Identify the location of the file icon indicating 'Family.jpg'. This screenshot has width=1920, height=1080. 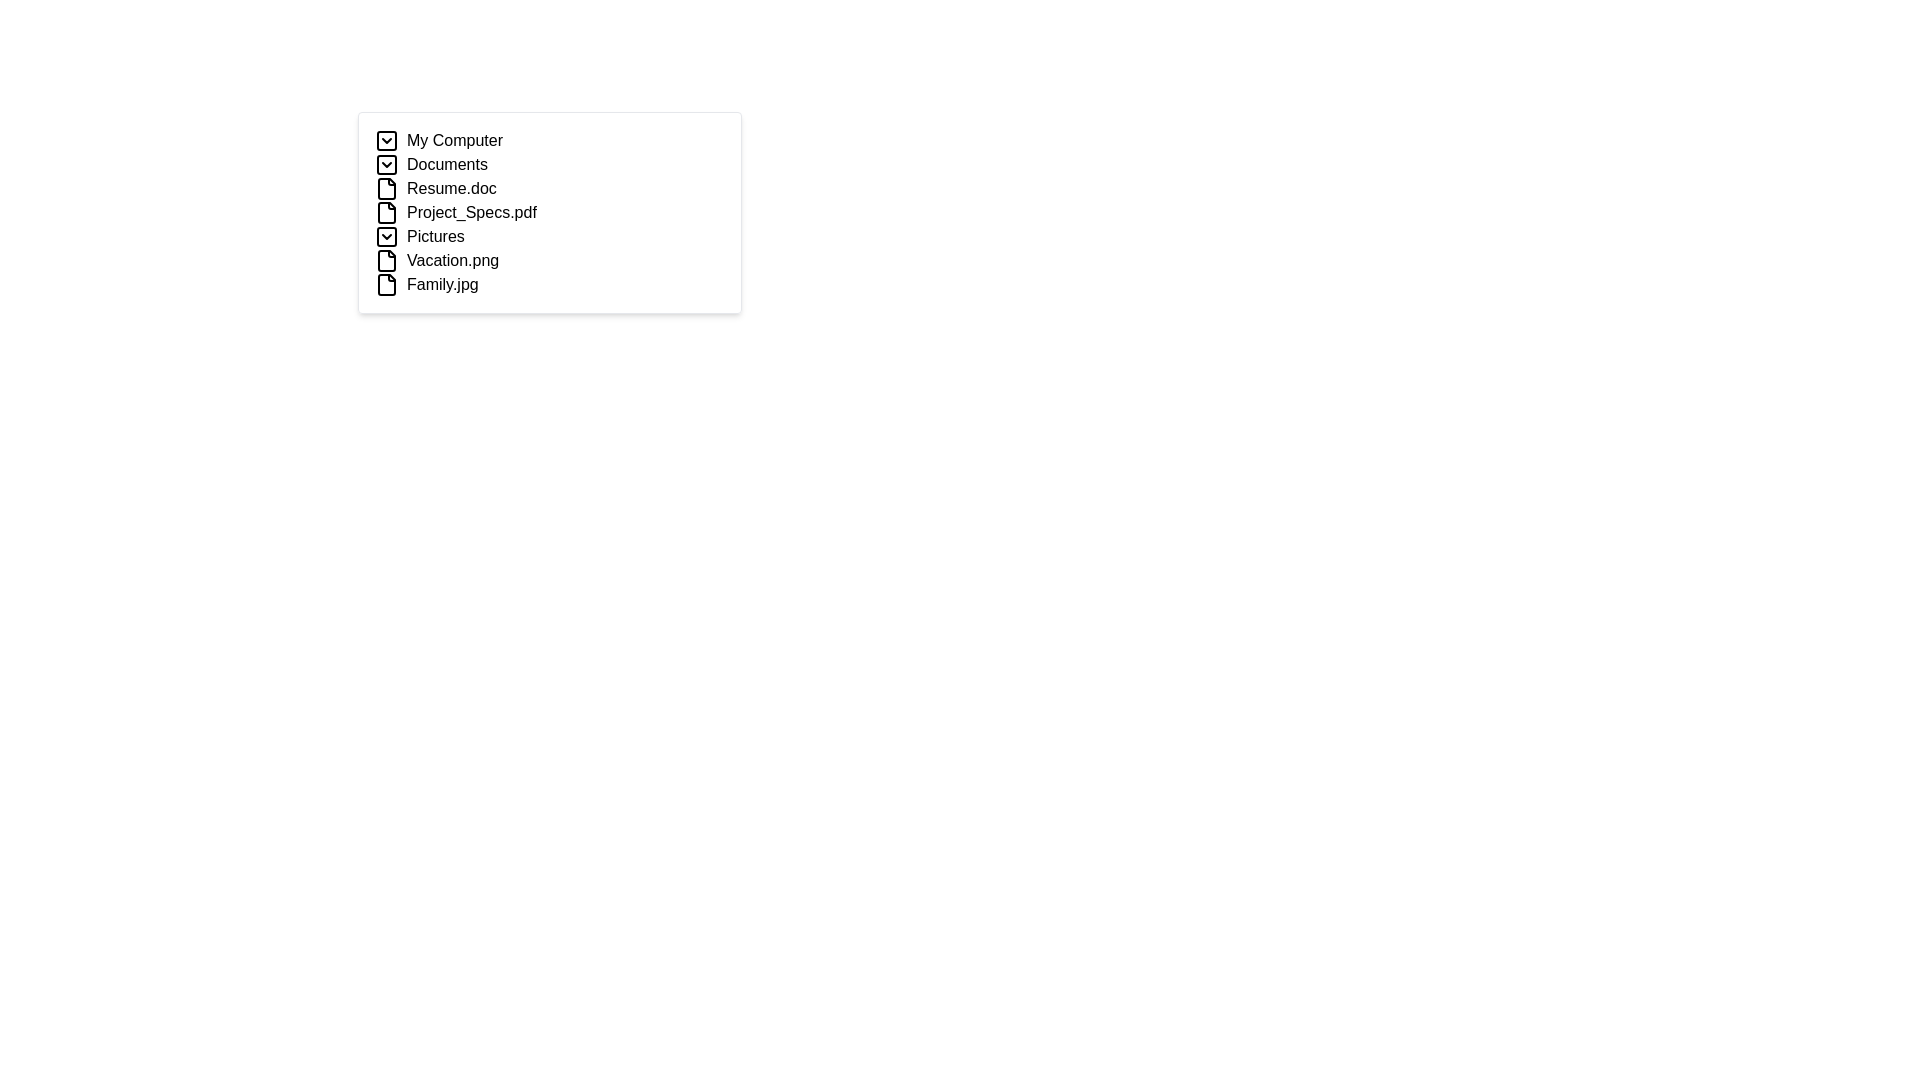
(387, 285).